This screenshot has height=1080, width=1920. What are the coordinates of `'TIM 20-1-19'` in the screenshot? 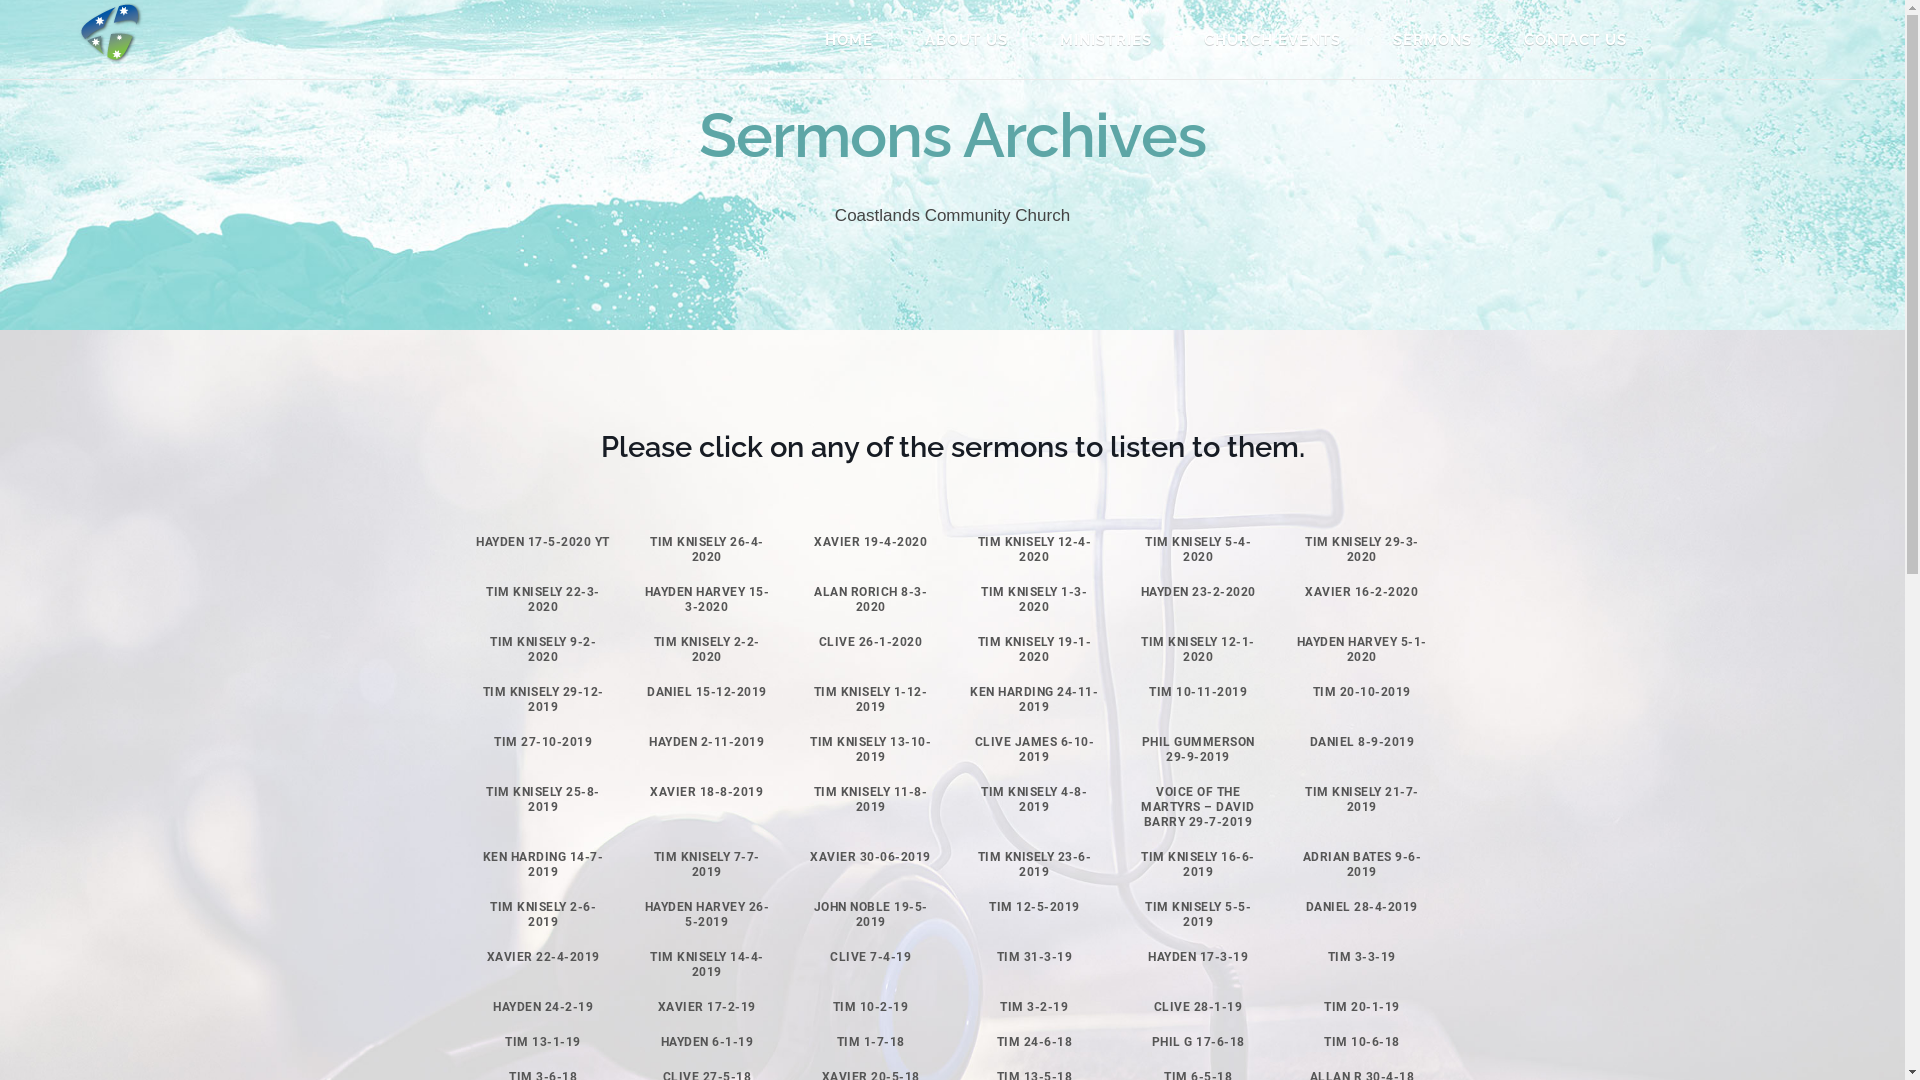 It's located at (1361, 1006).